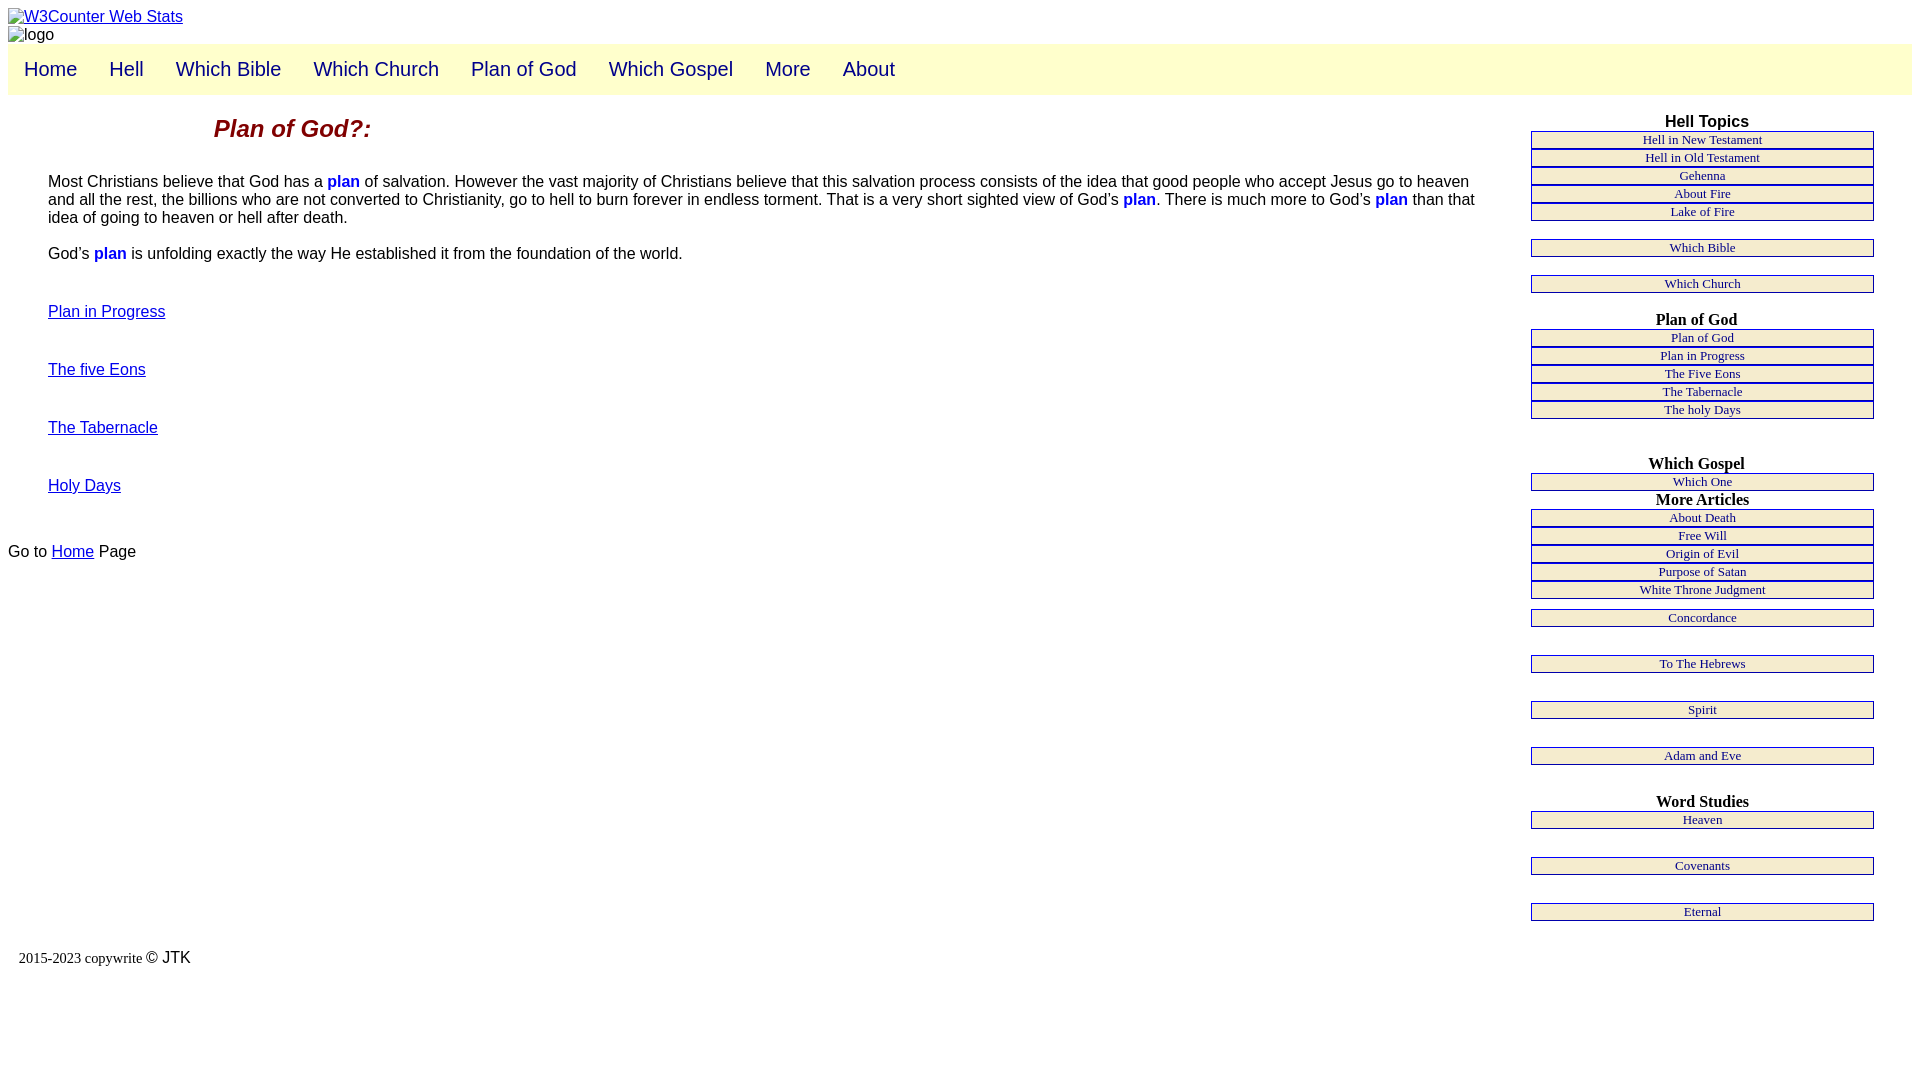  Describe the element at coordinates (375, 68) in the screenshot. I see `'Which Church'` at that location.